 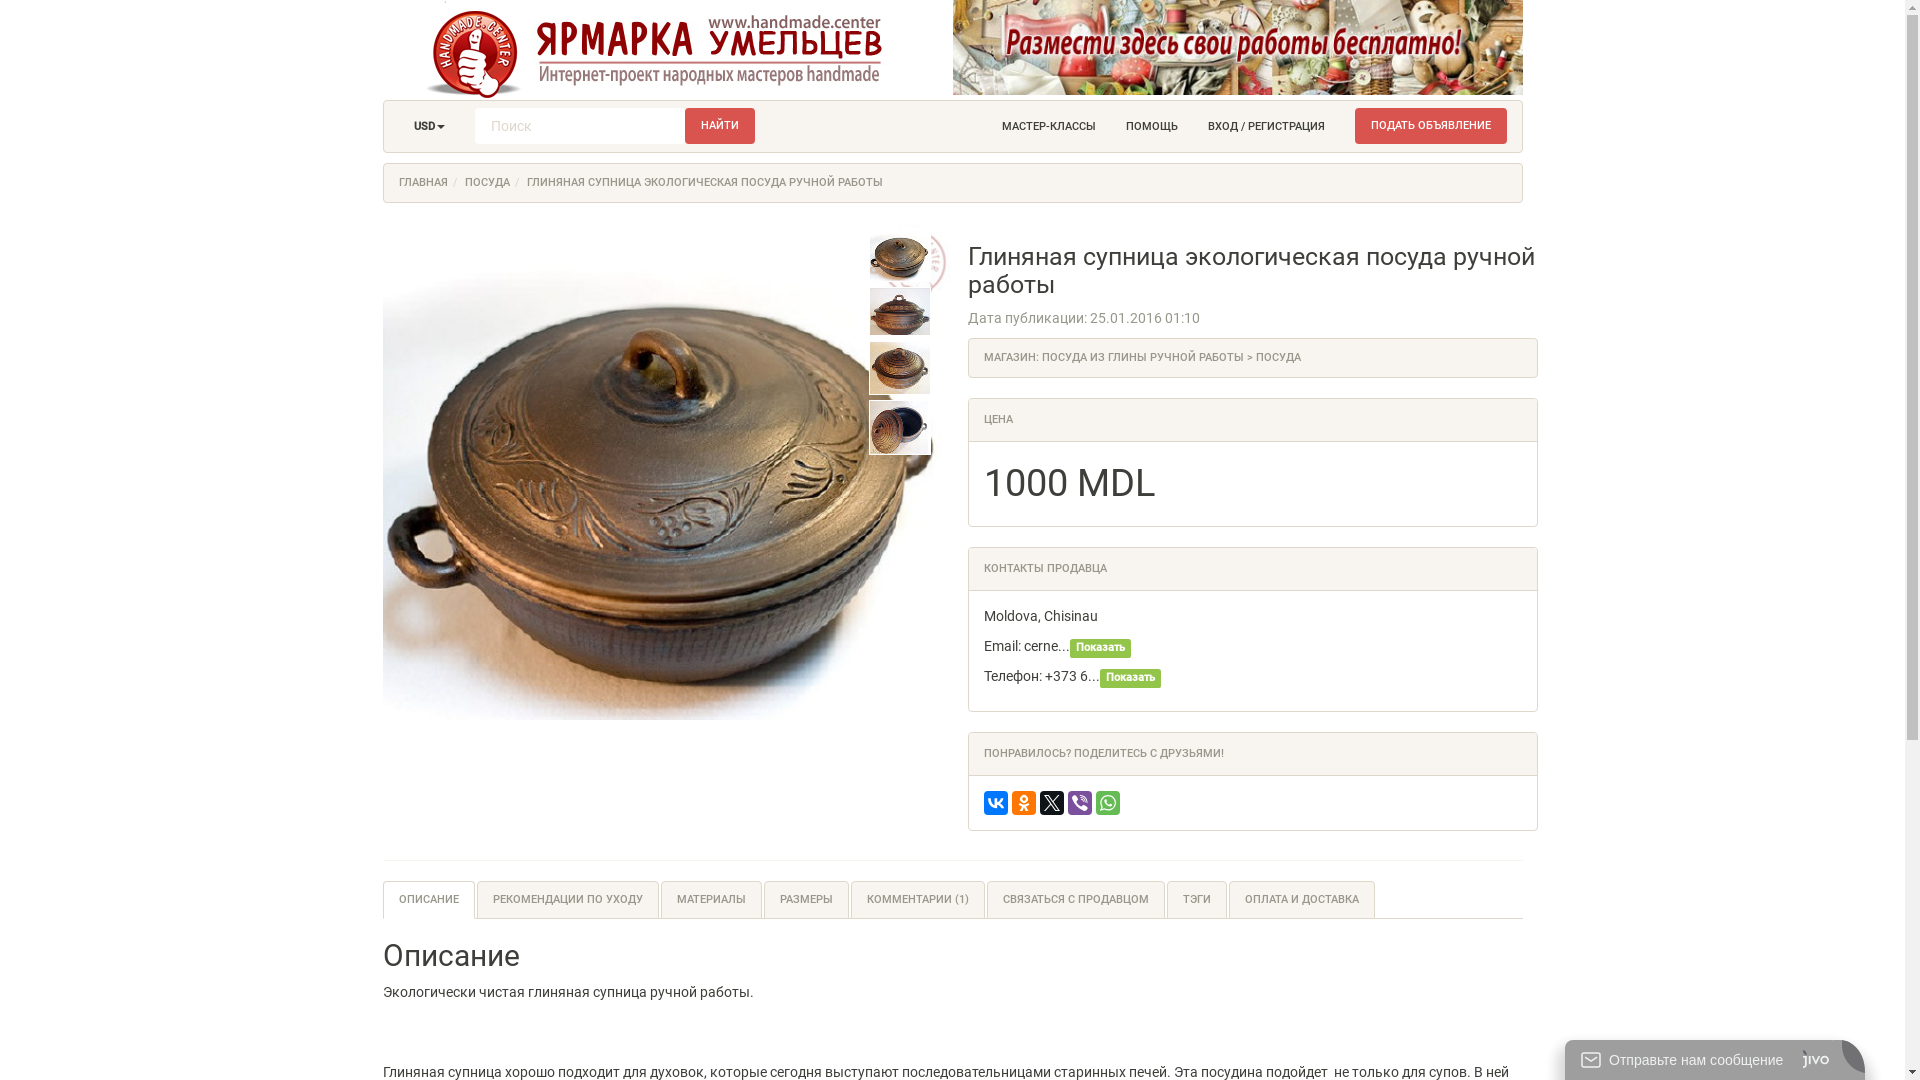 What do you see at coordinates (1079, 801) in the screenshot?
I see `'Viber'` at bounding box center [1079, 801].